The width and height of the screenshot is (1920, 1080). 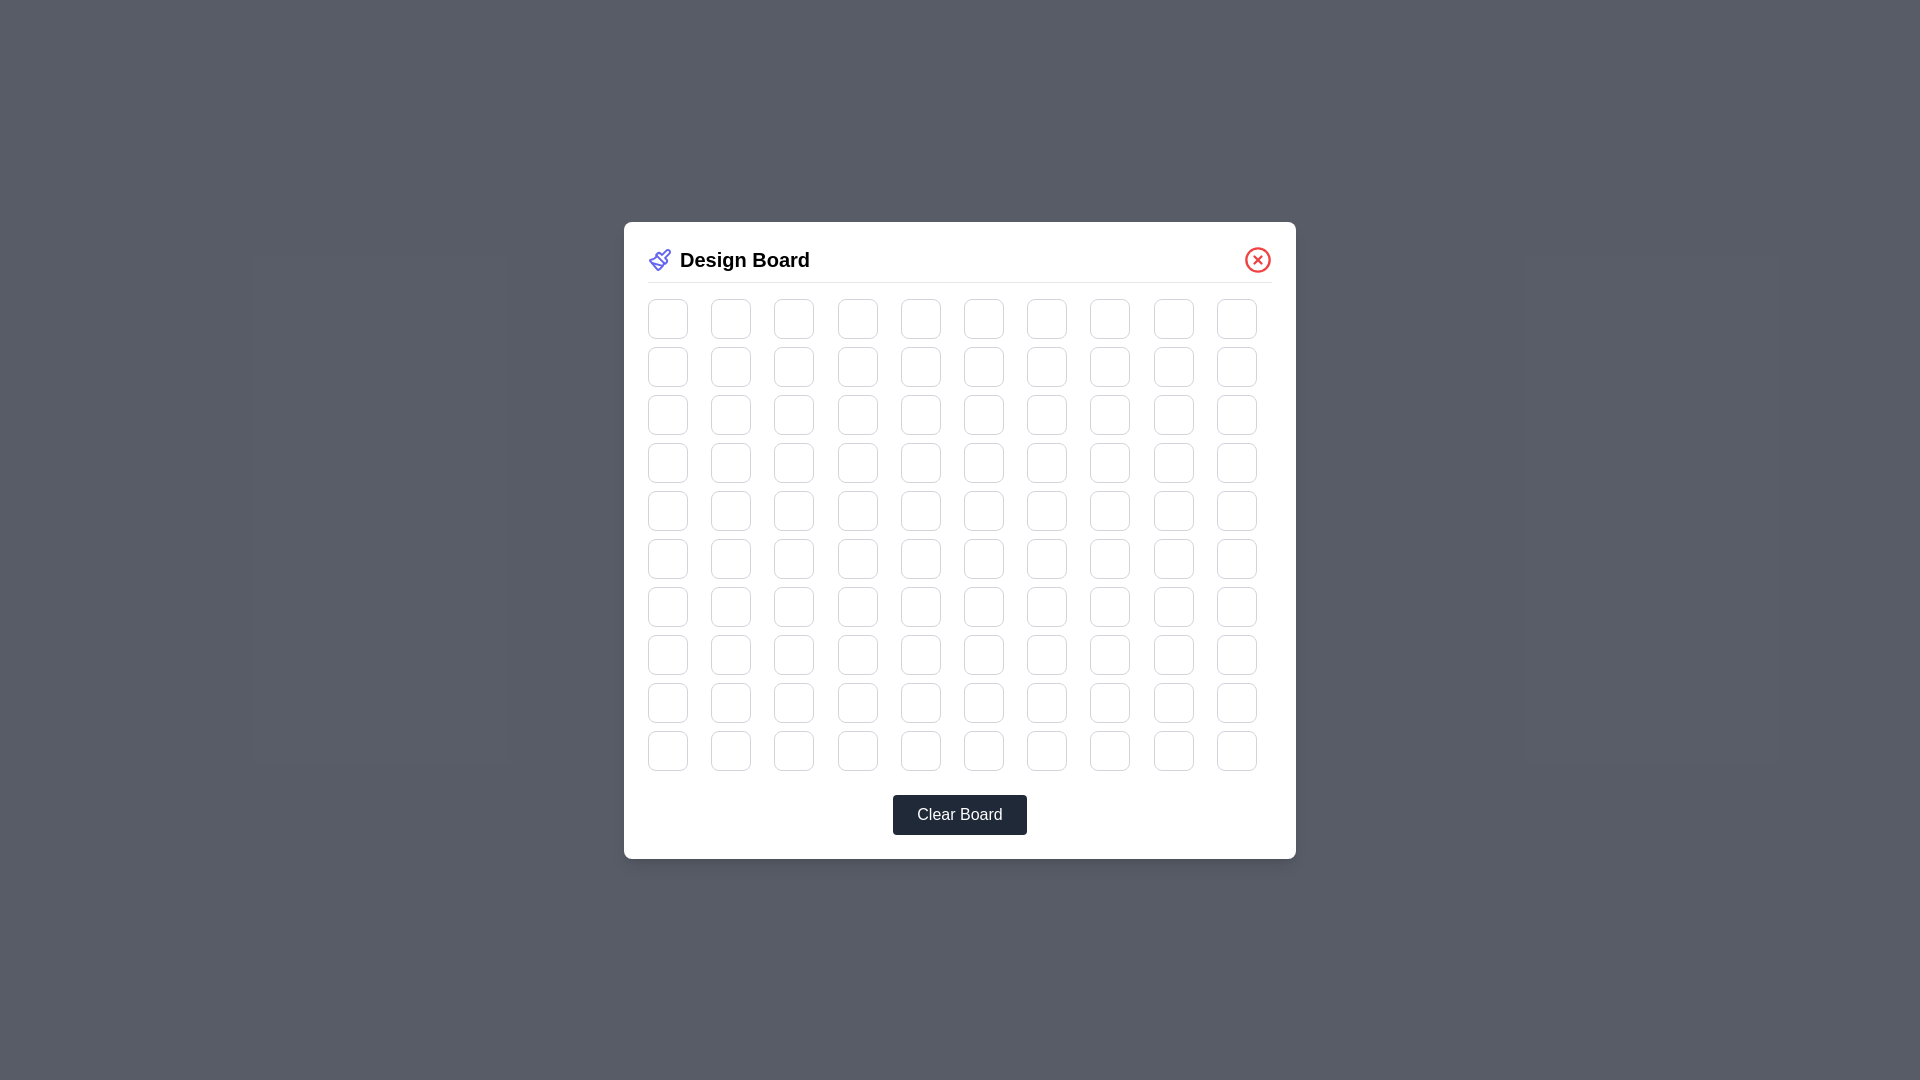 What do you see at coordinates (1256, 258) in the screenshot?
I see `close button to close the board` at bounding box center [1256, 258].